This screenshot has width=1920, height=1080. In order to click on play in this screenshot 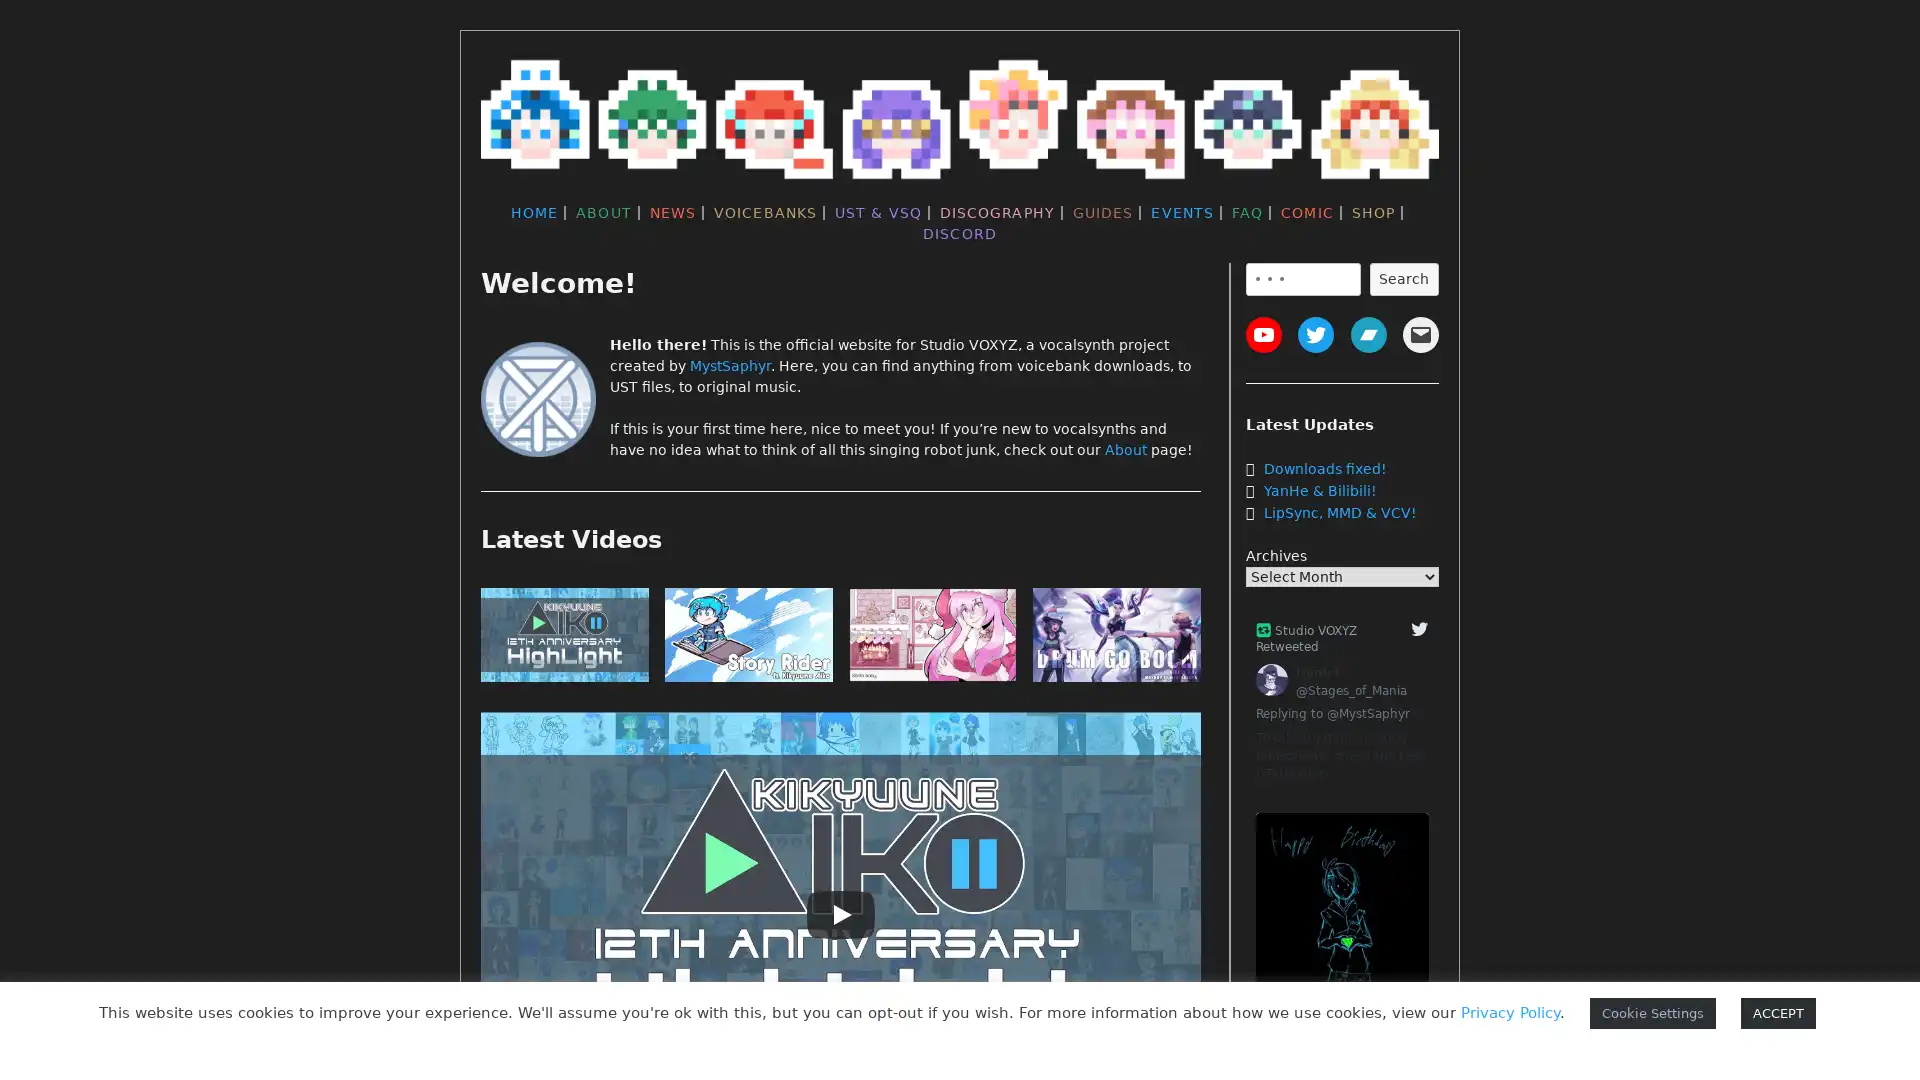, I will do `click(1116, 639)`.